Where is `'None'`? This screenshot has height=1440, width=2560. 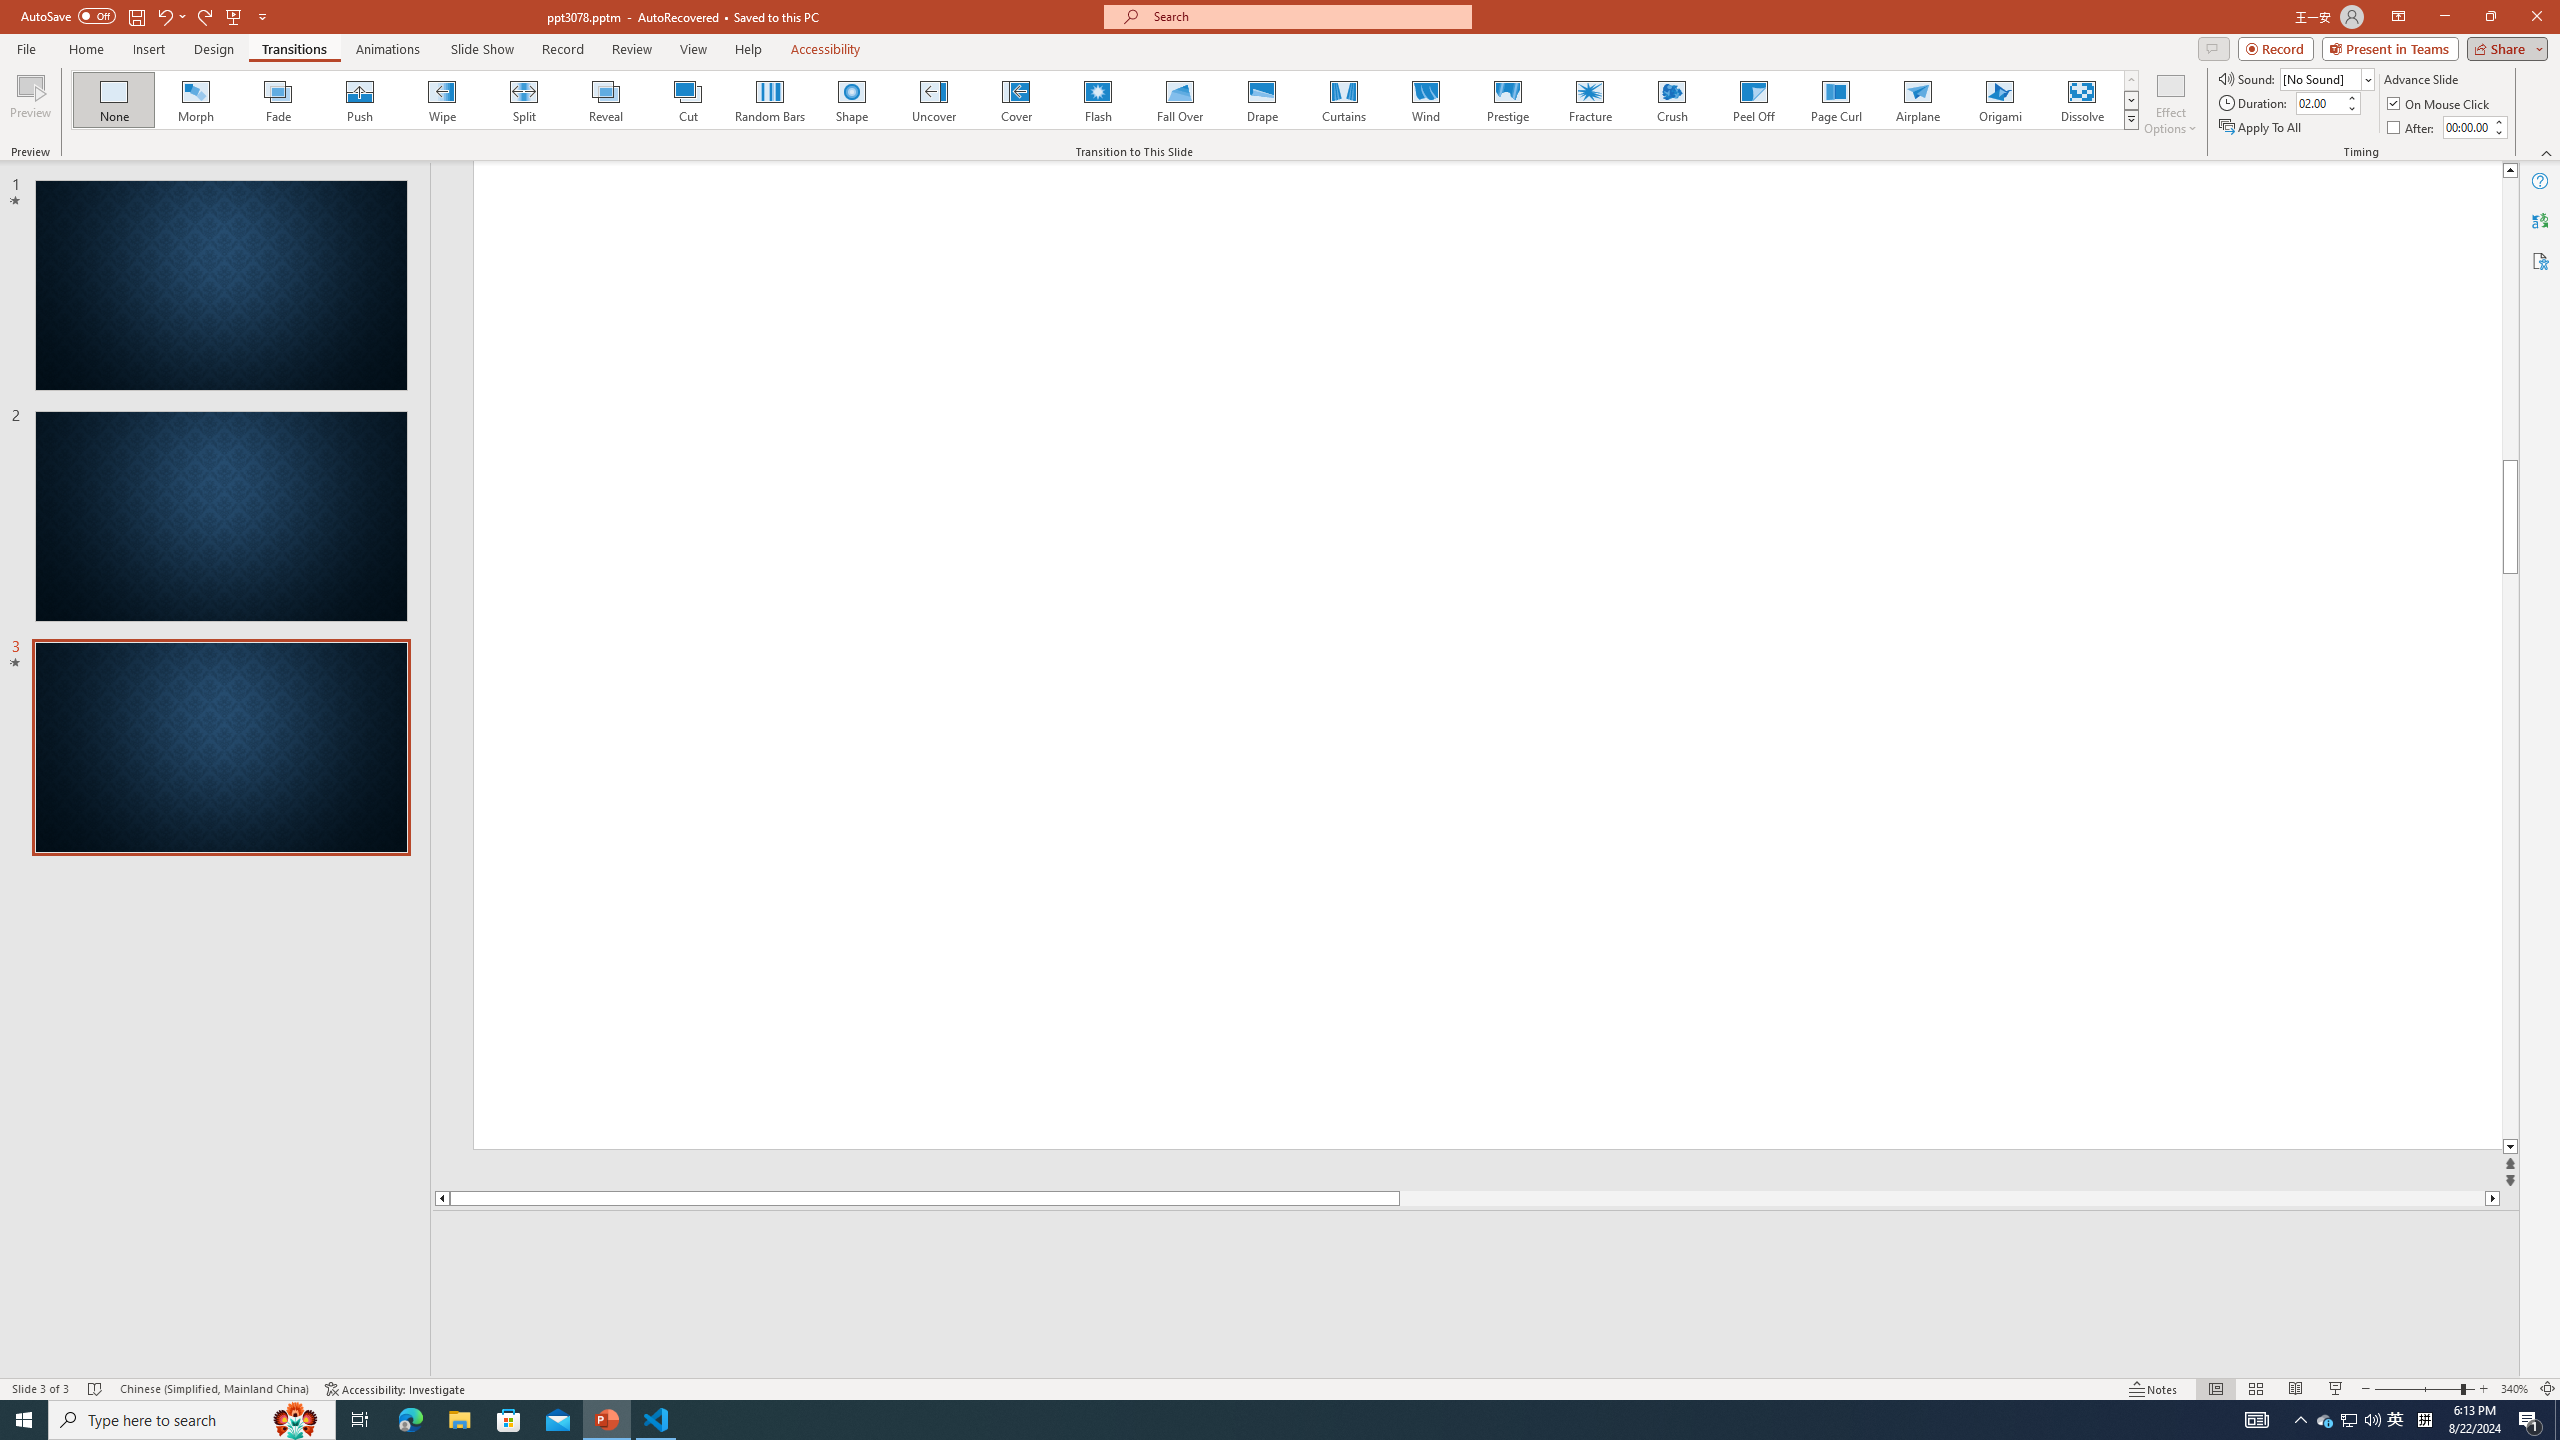 'None' is located at coordinates (114, 99).